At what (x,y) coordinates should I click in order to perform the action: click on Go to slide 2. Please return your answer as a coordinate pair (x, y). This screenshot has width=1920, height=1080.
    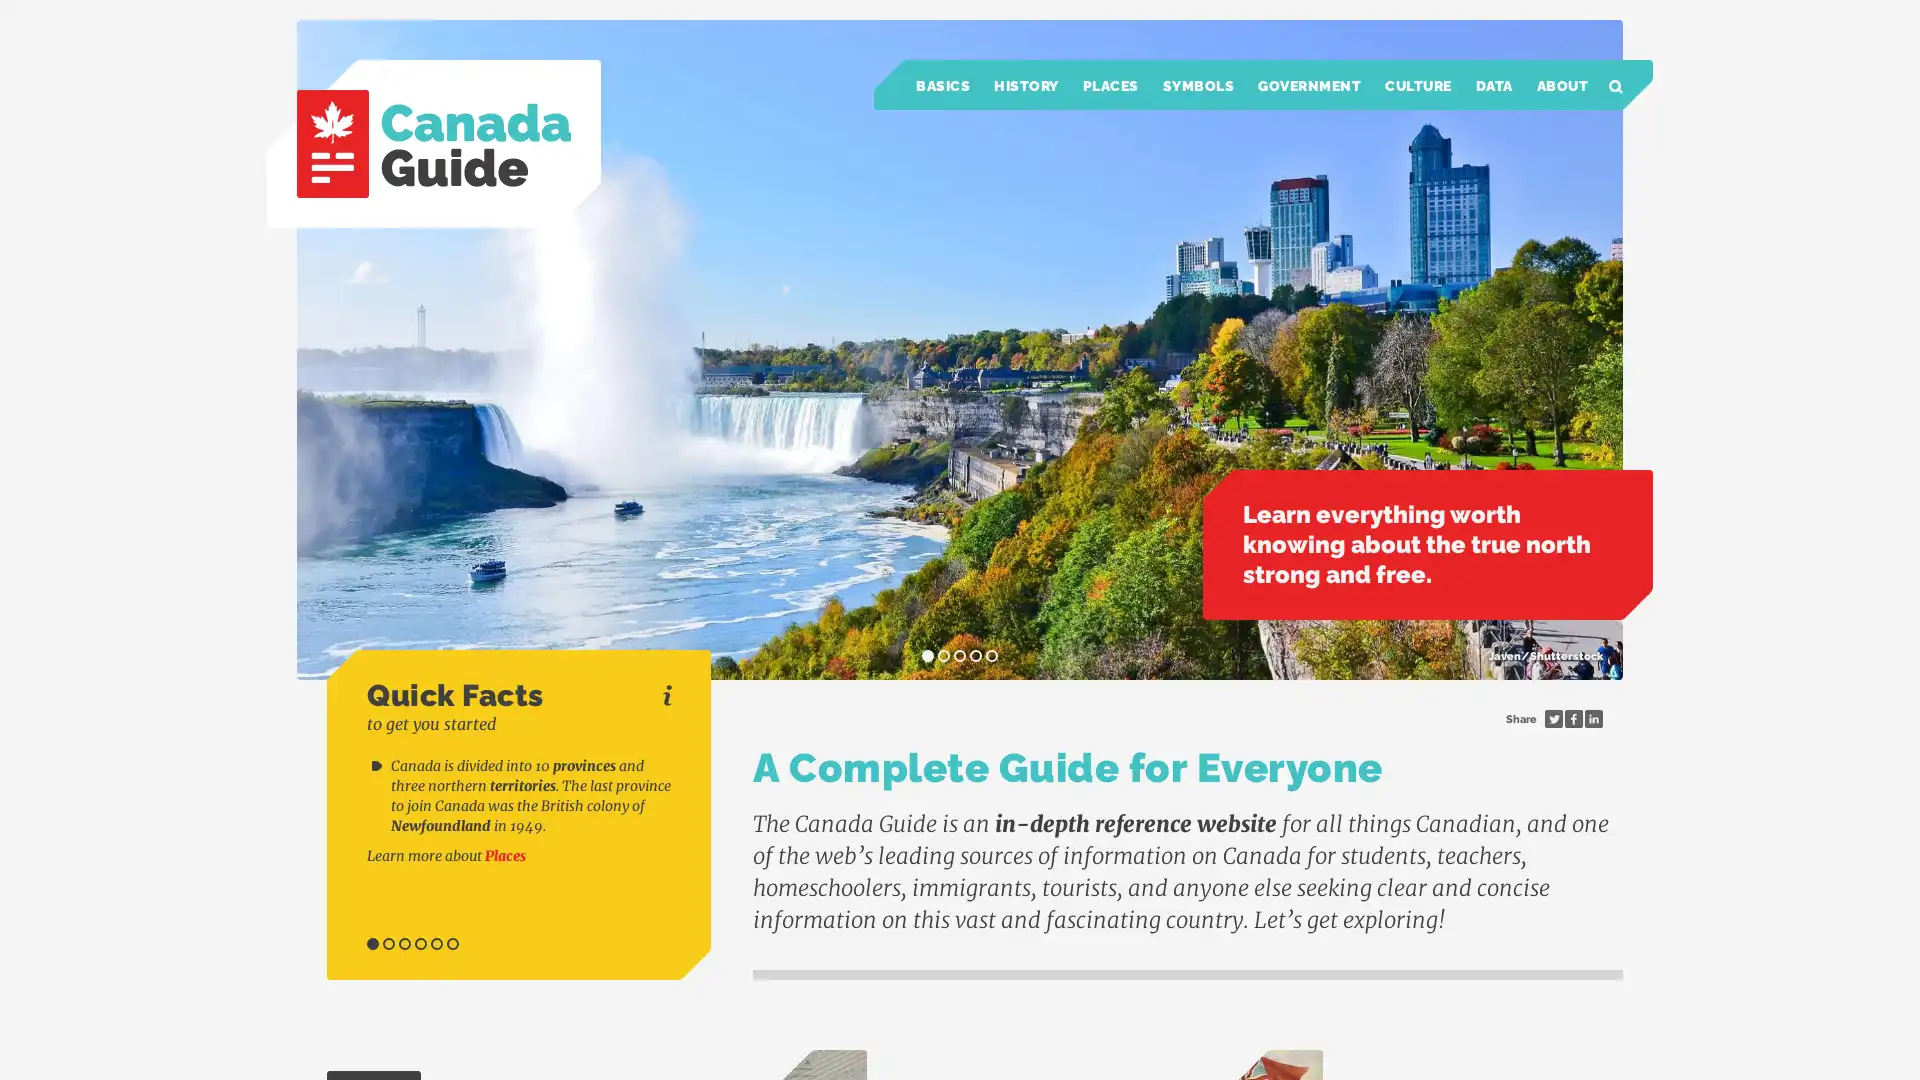
    Looking at the image, I should click on (943, 655).